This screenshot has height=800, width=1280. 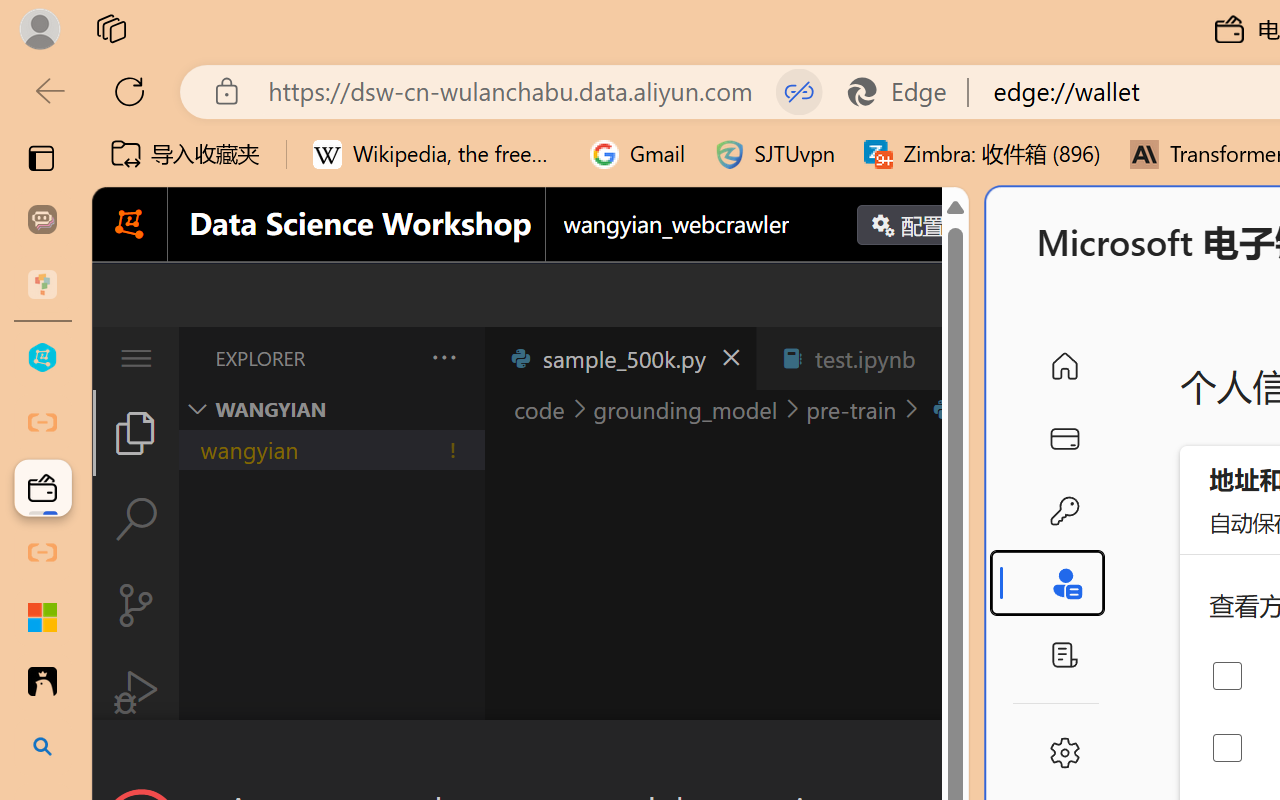 I want to click on 'SJTUvpn', so click(x=773, y=154).